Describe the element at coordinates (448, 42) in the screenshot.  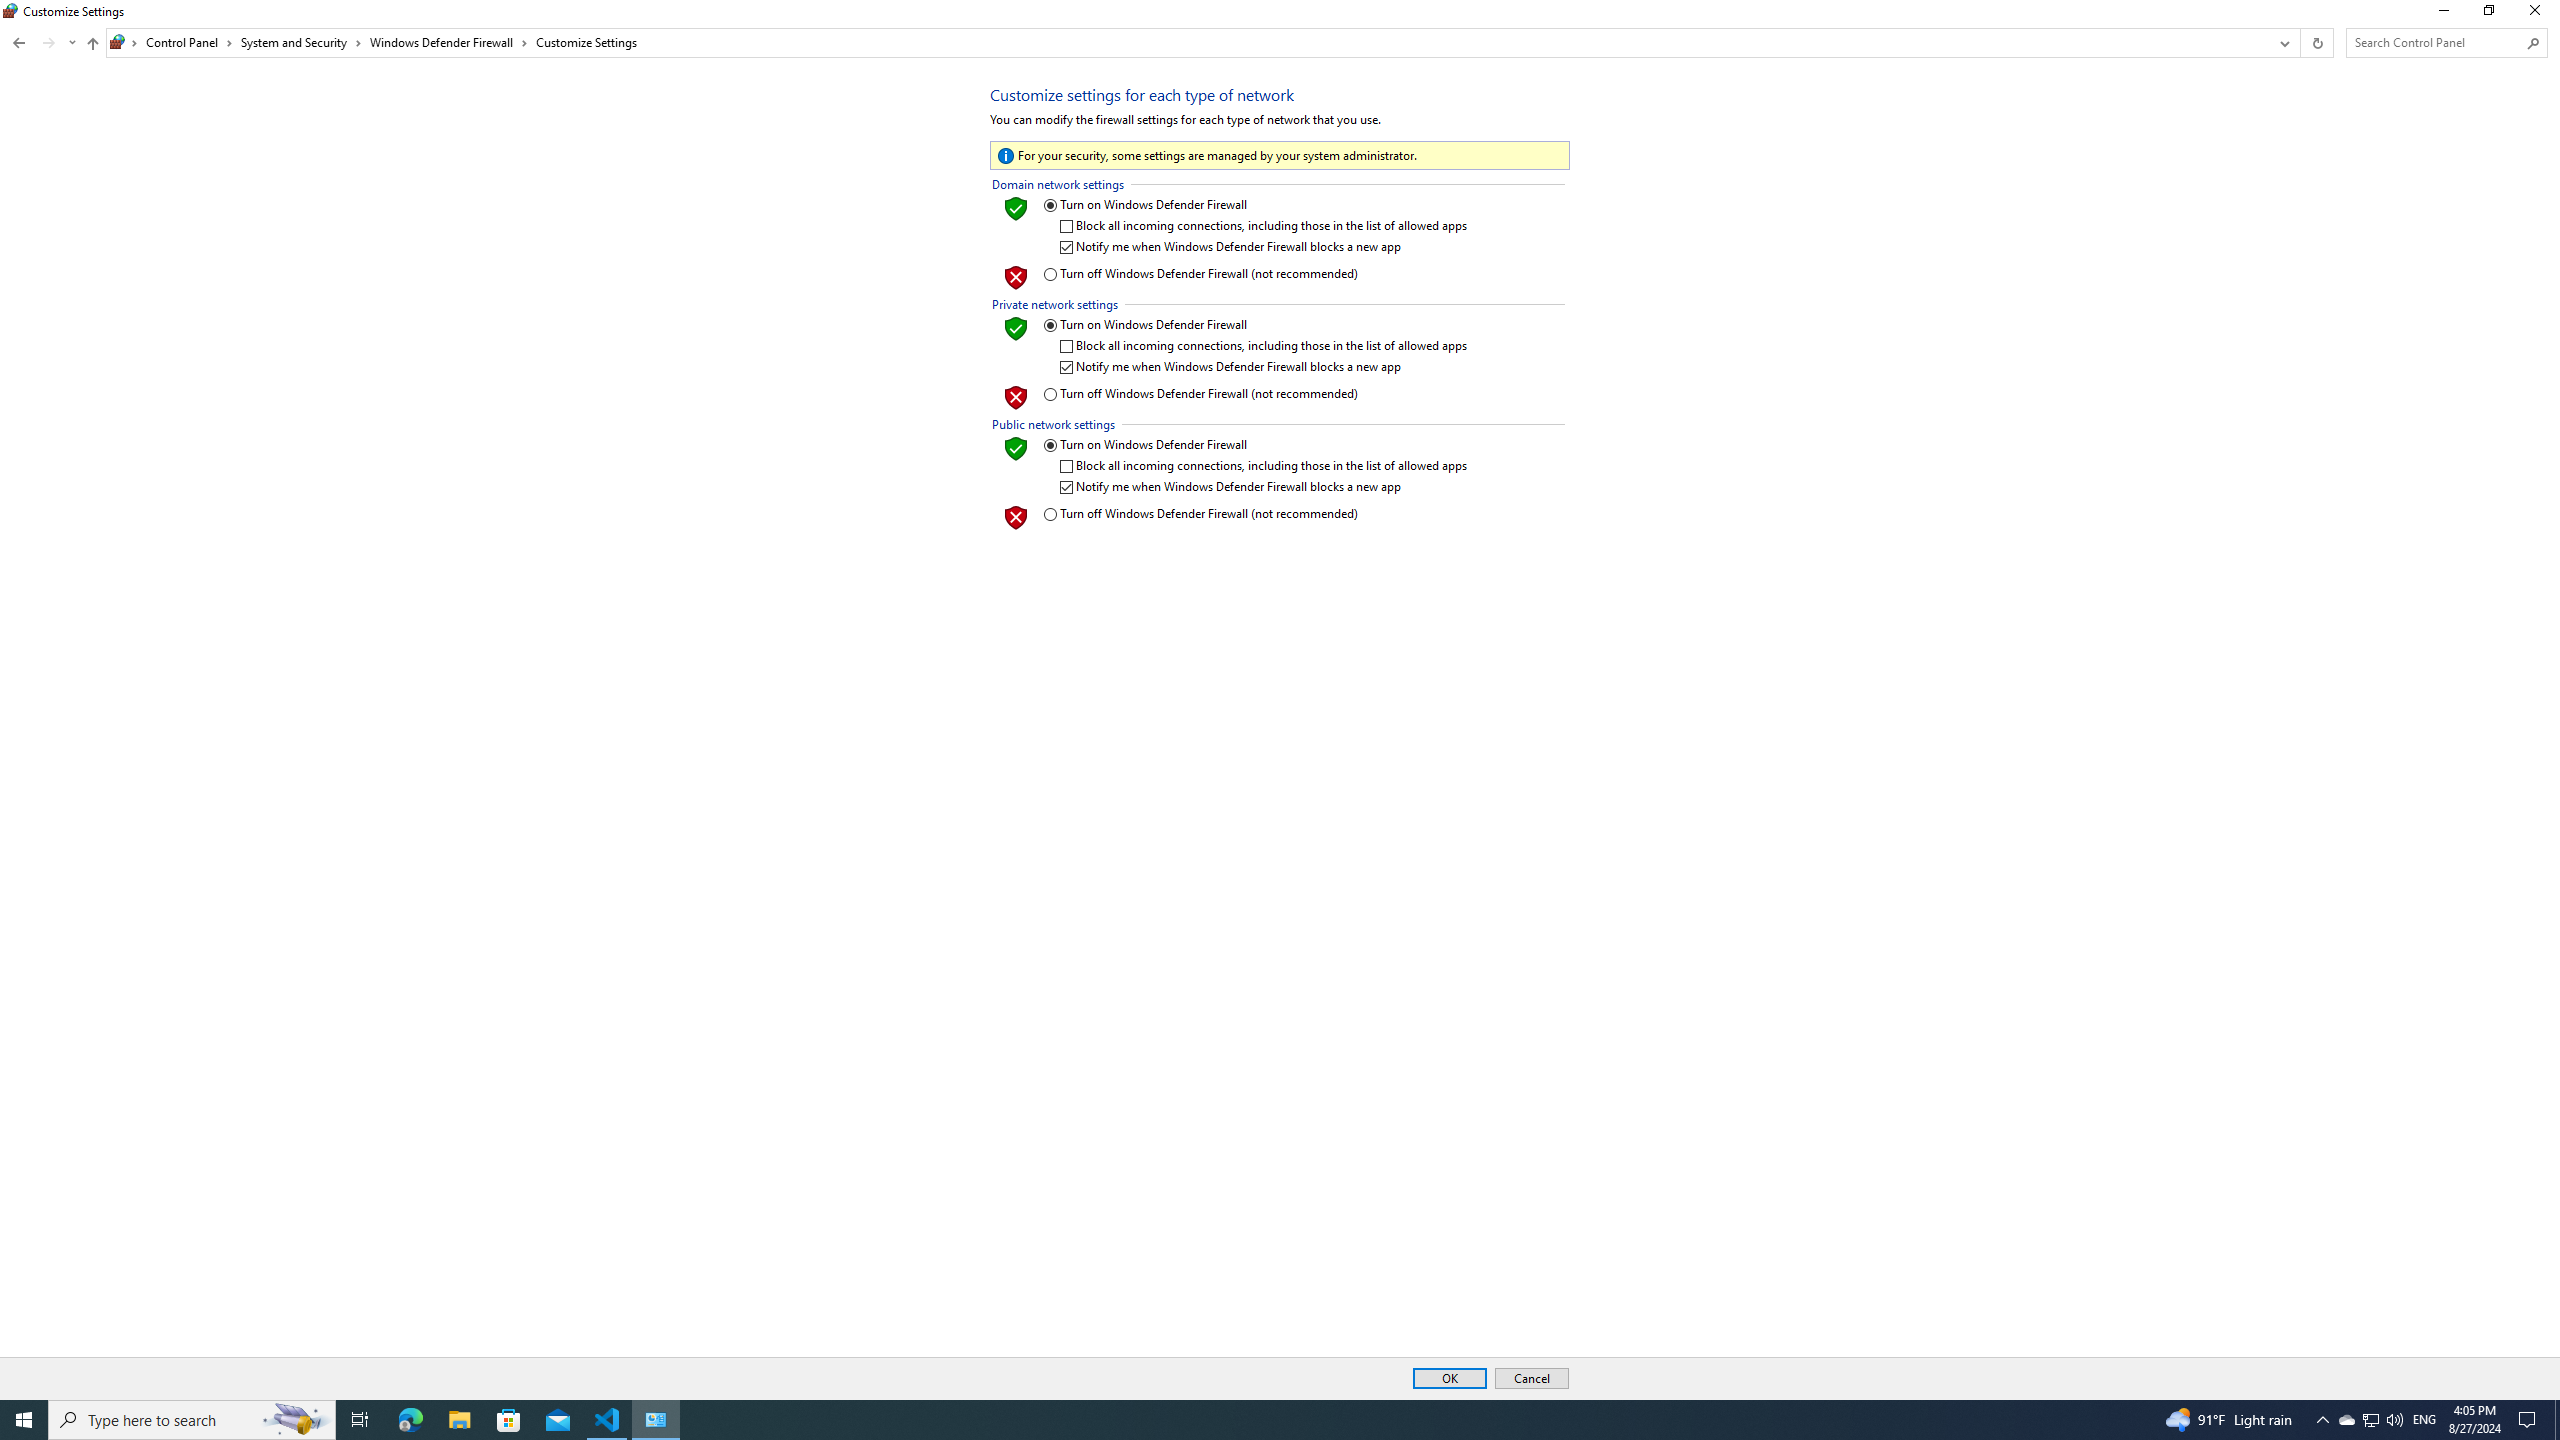
I see `'Windows Defender Firewall'` at that location.